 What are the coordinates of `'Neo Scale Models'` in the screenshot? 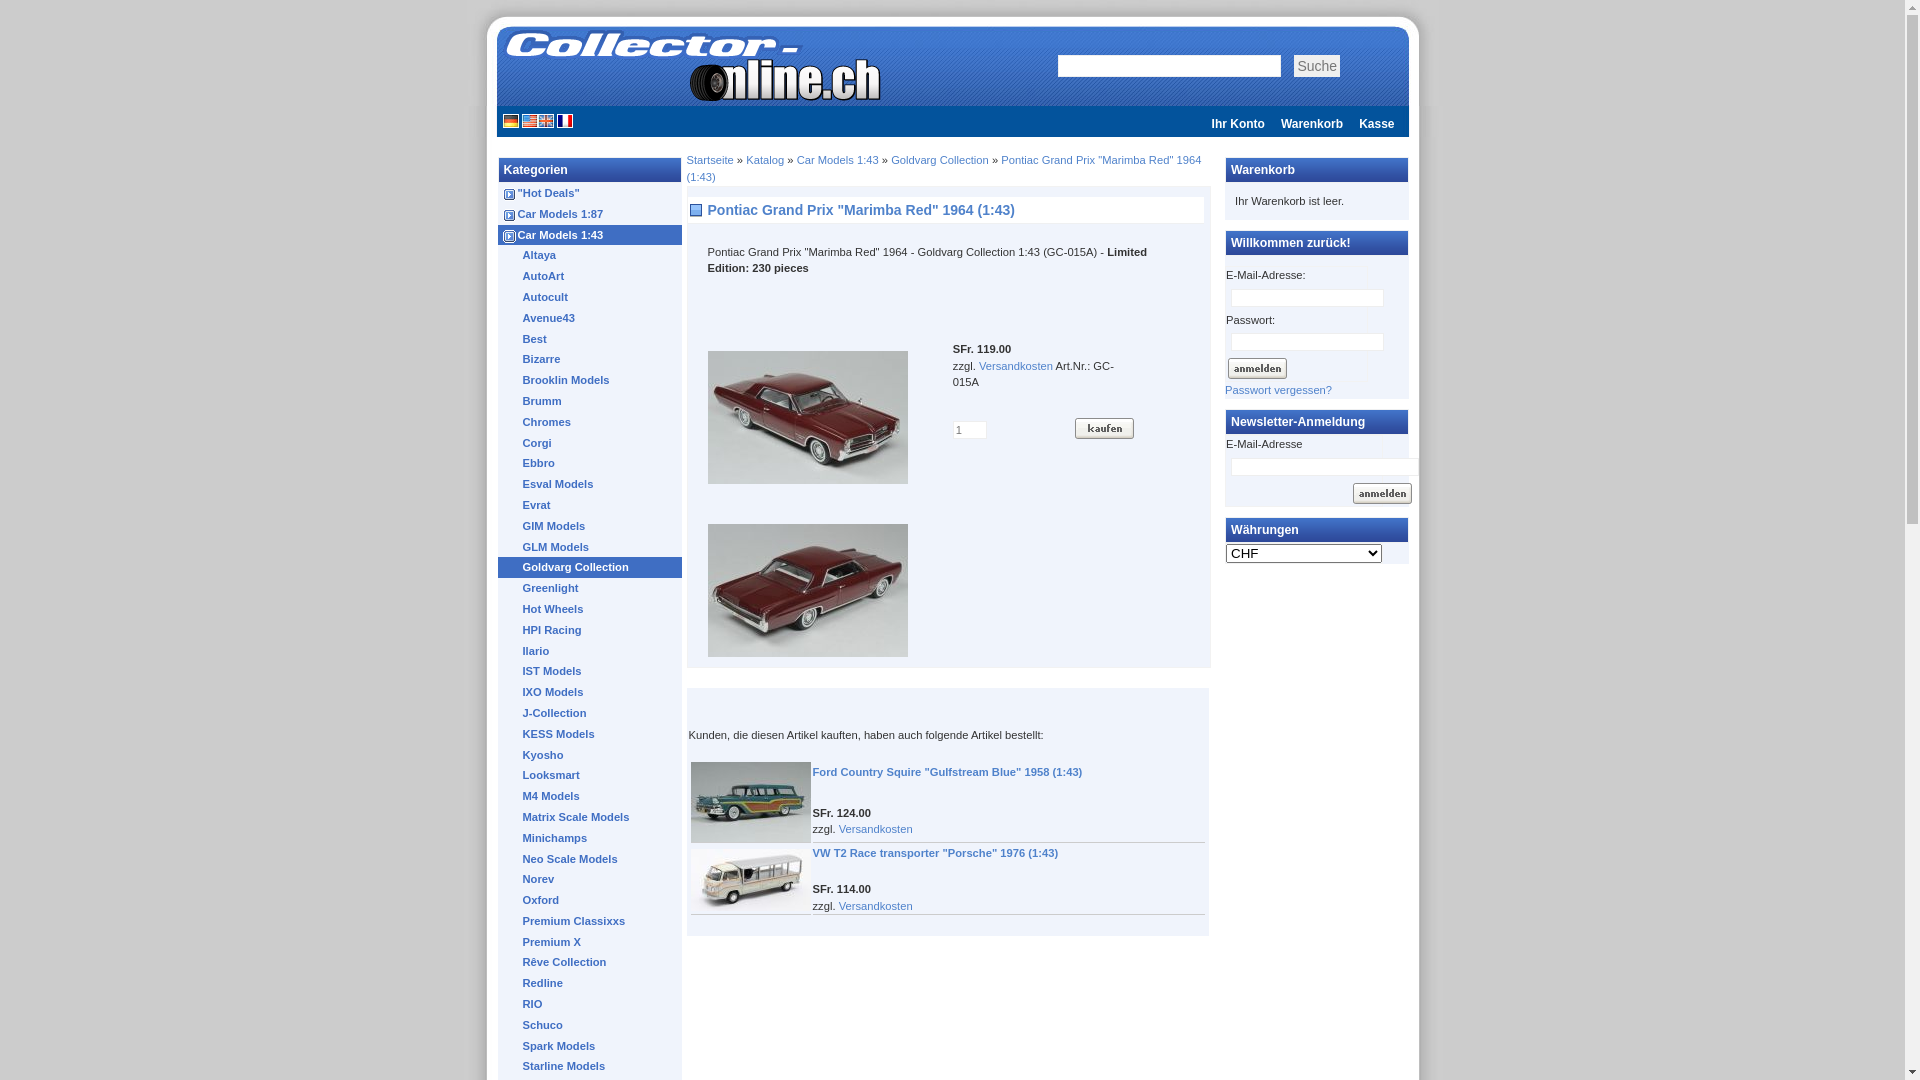 It's located at (592, 857).